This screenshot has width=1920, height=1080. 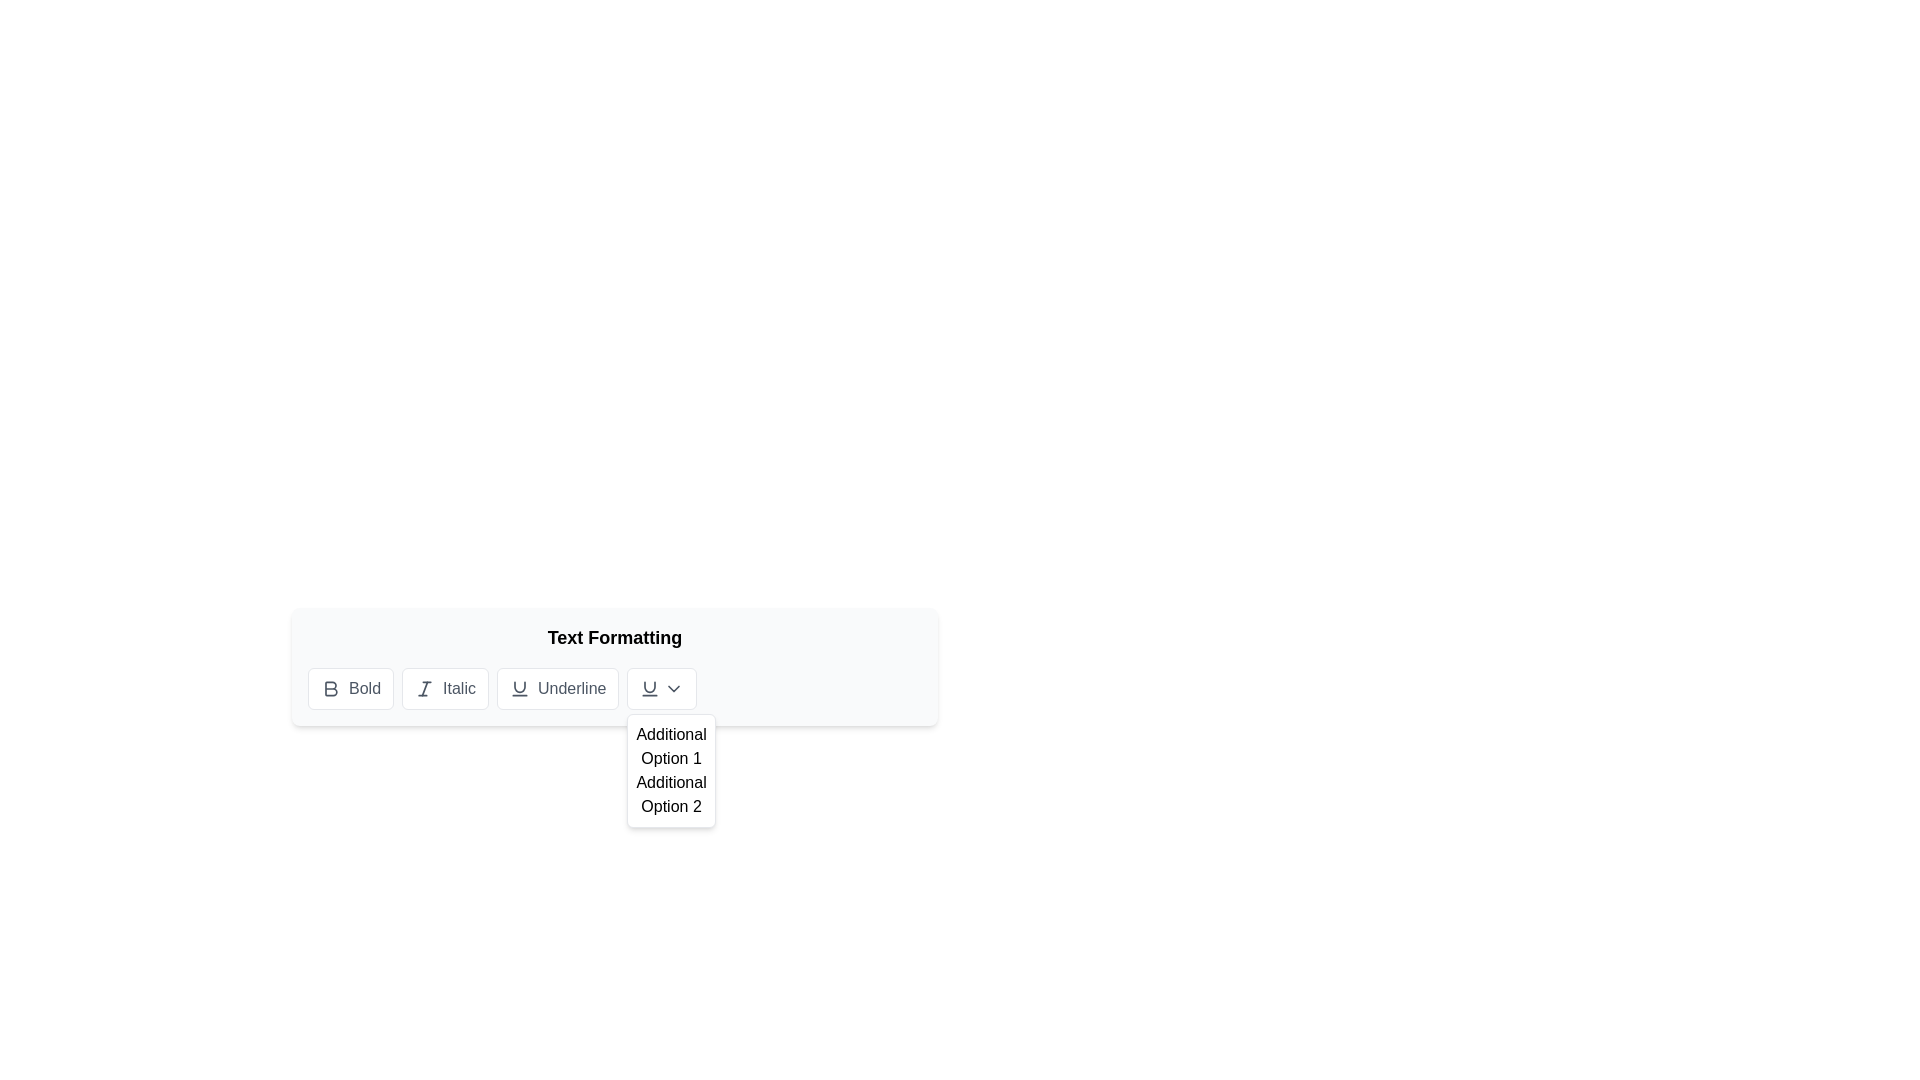 I want to click on the 'Underline' button, so click(x=519, y=688).